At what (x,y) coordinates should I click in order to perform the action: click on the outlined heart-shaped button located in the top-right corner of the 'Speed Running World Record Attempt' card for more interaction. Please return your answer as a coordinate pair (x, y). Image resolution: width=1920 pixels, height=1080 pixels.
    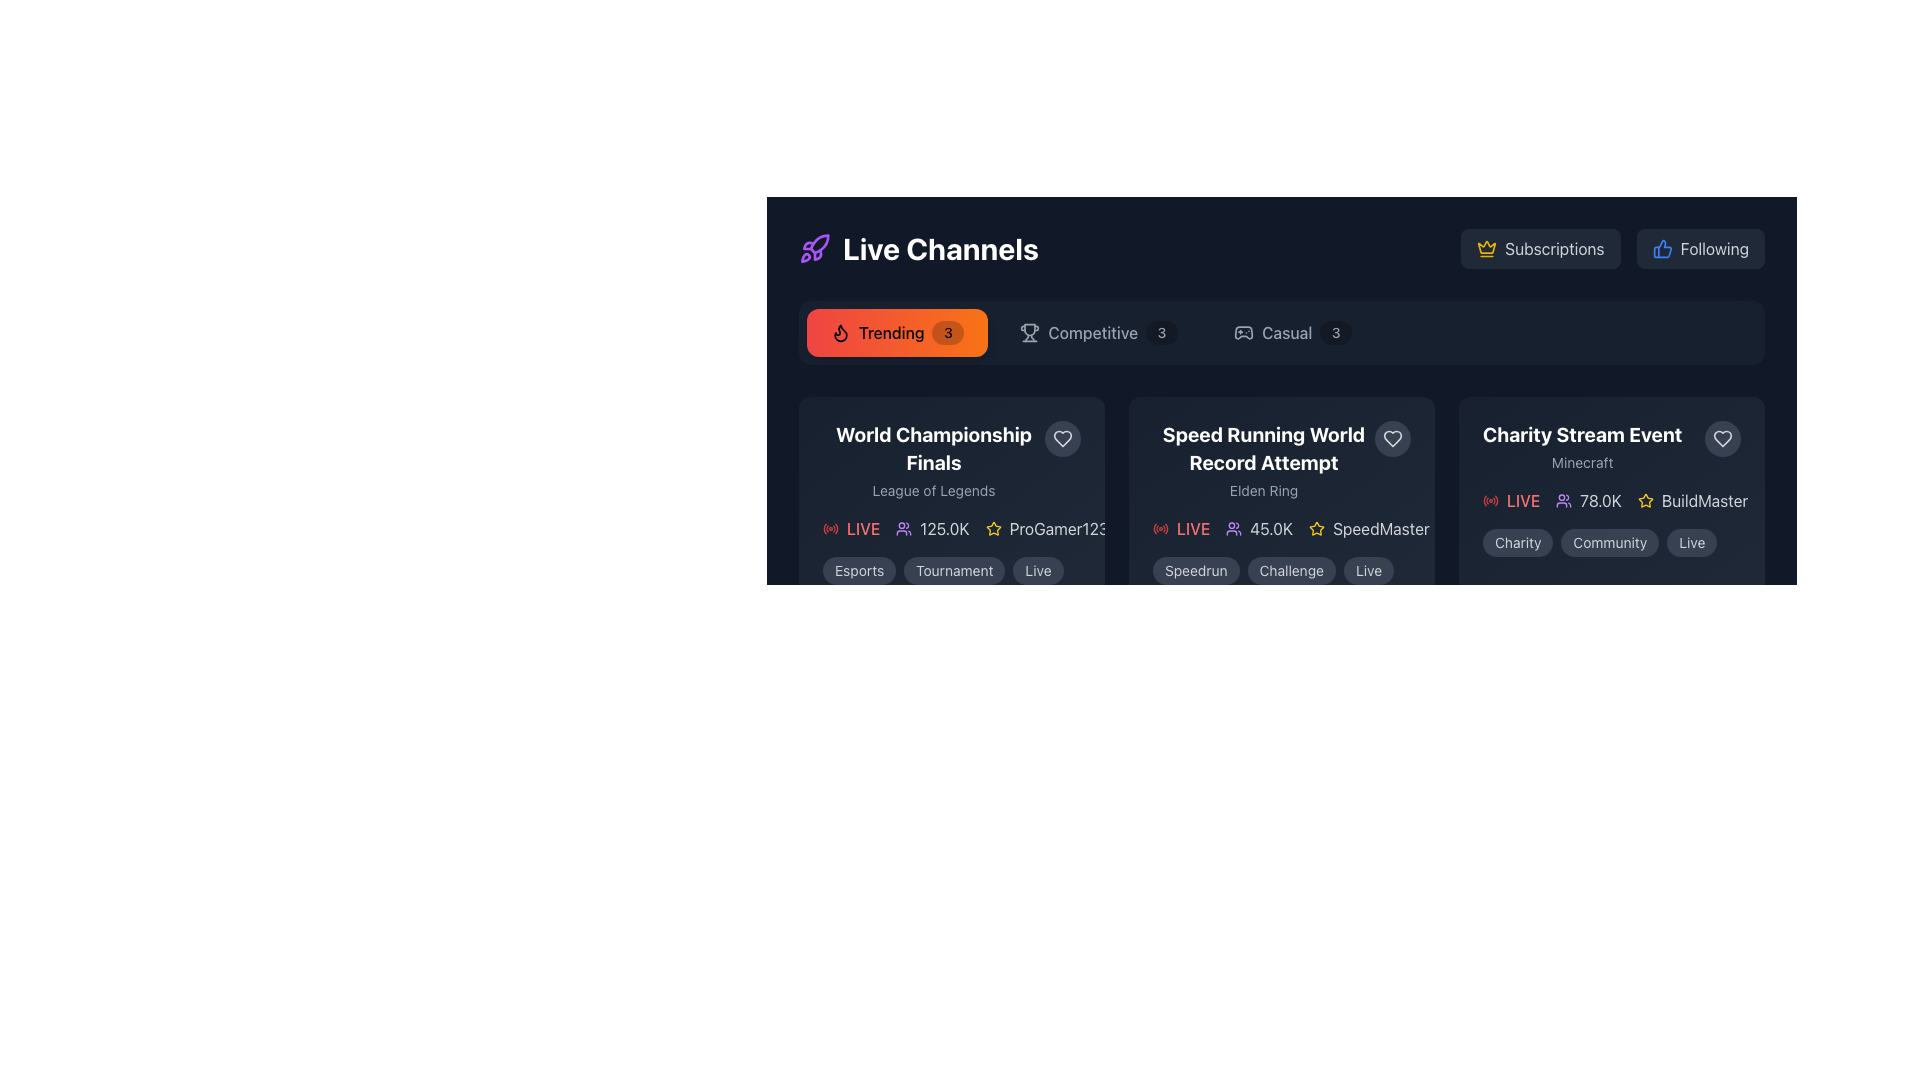
    Looking at the image, I should click on (1391, 438).